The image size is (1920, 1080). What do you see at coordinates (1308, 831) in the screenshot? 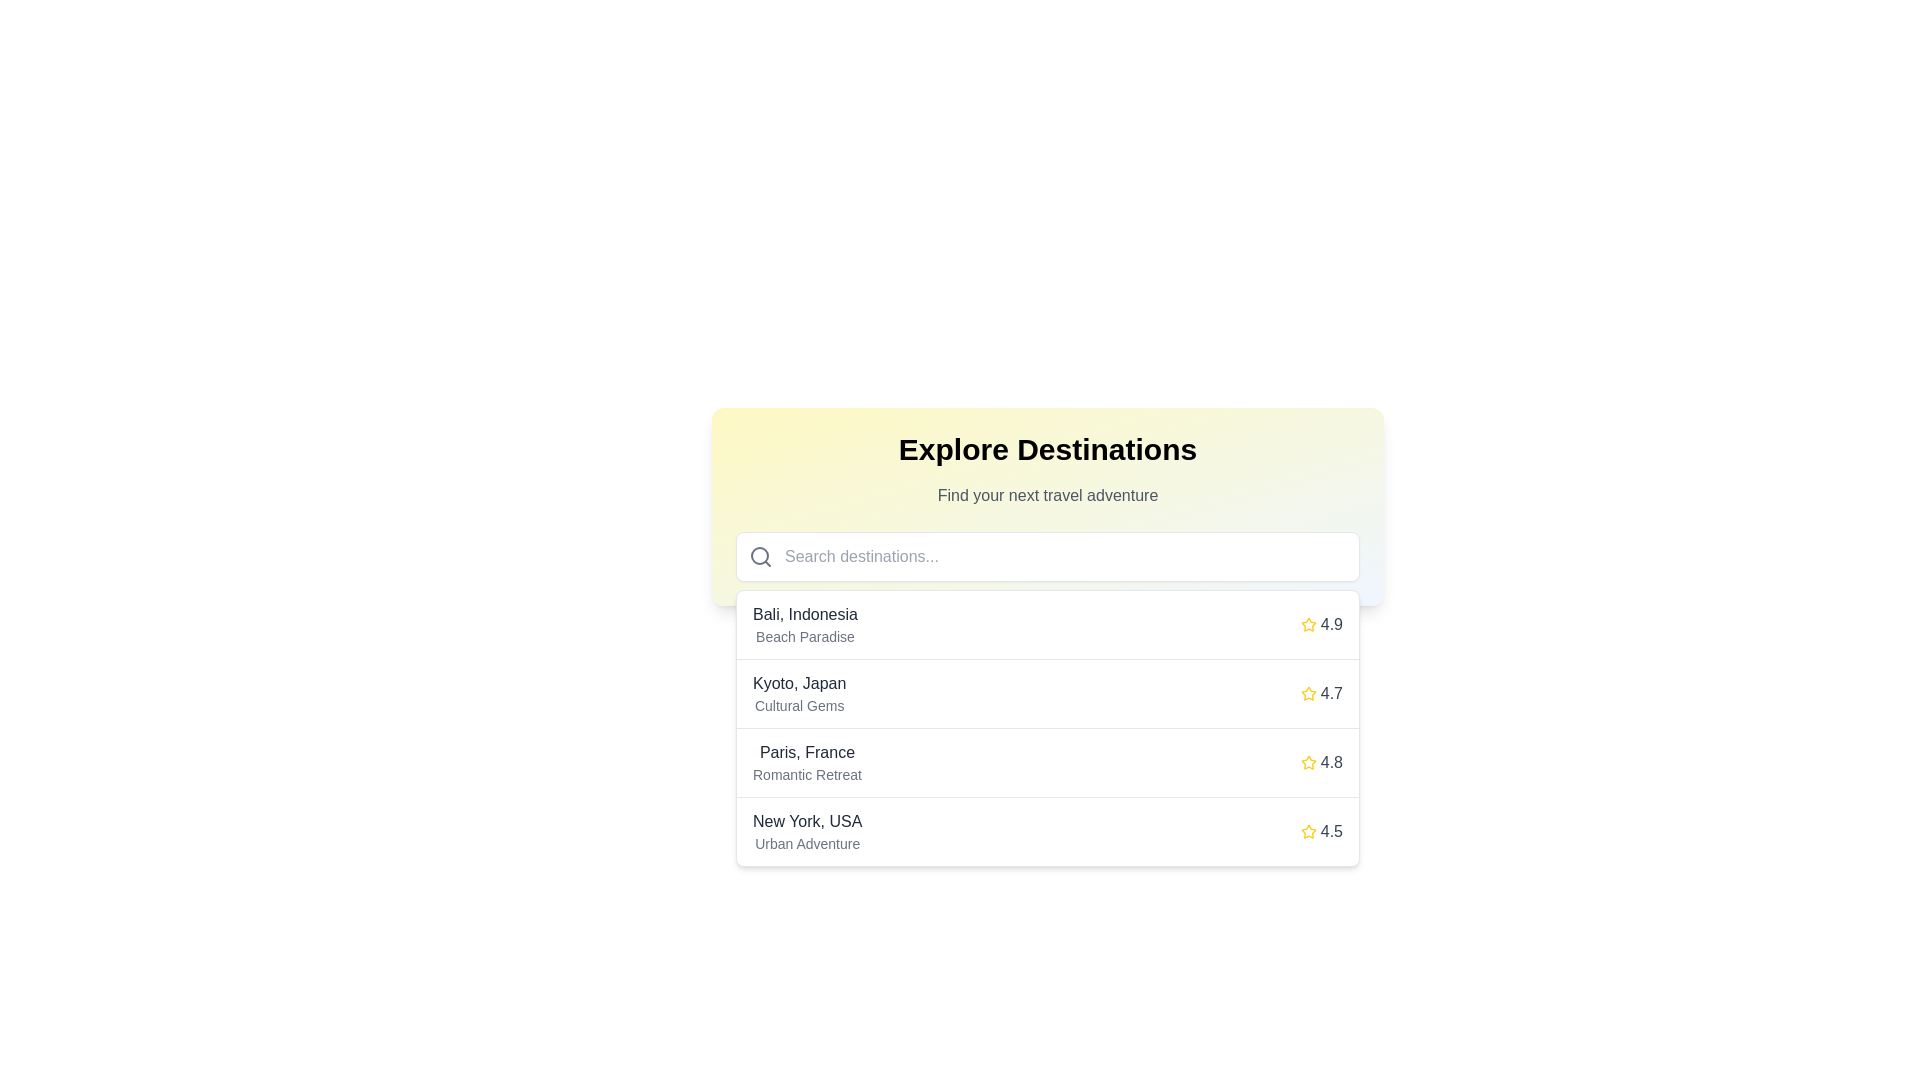
I see `the fourth star icon that indicates the rating for the 'New York, USA' entry, positioned to the right of the rating text '4.5'` at bounding box center [1308, 831].